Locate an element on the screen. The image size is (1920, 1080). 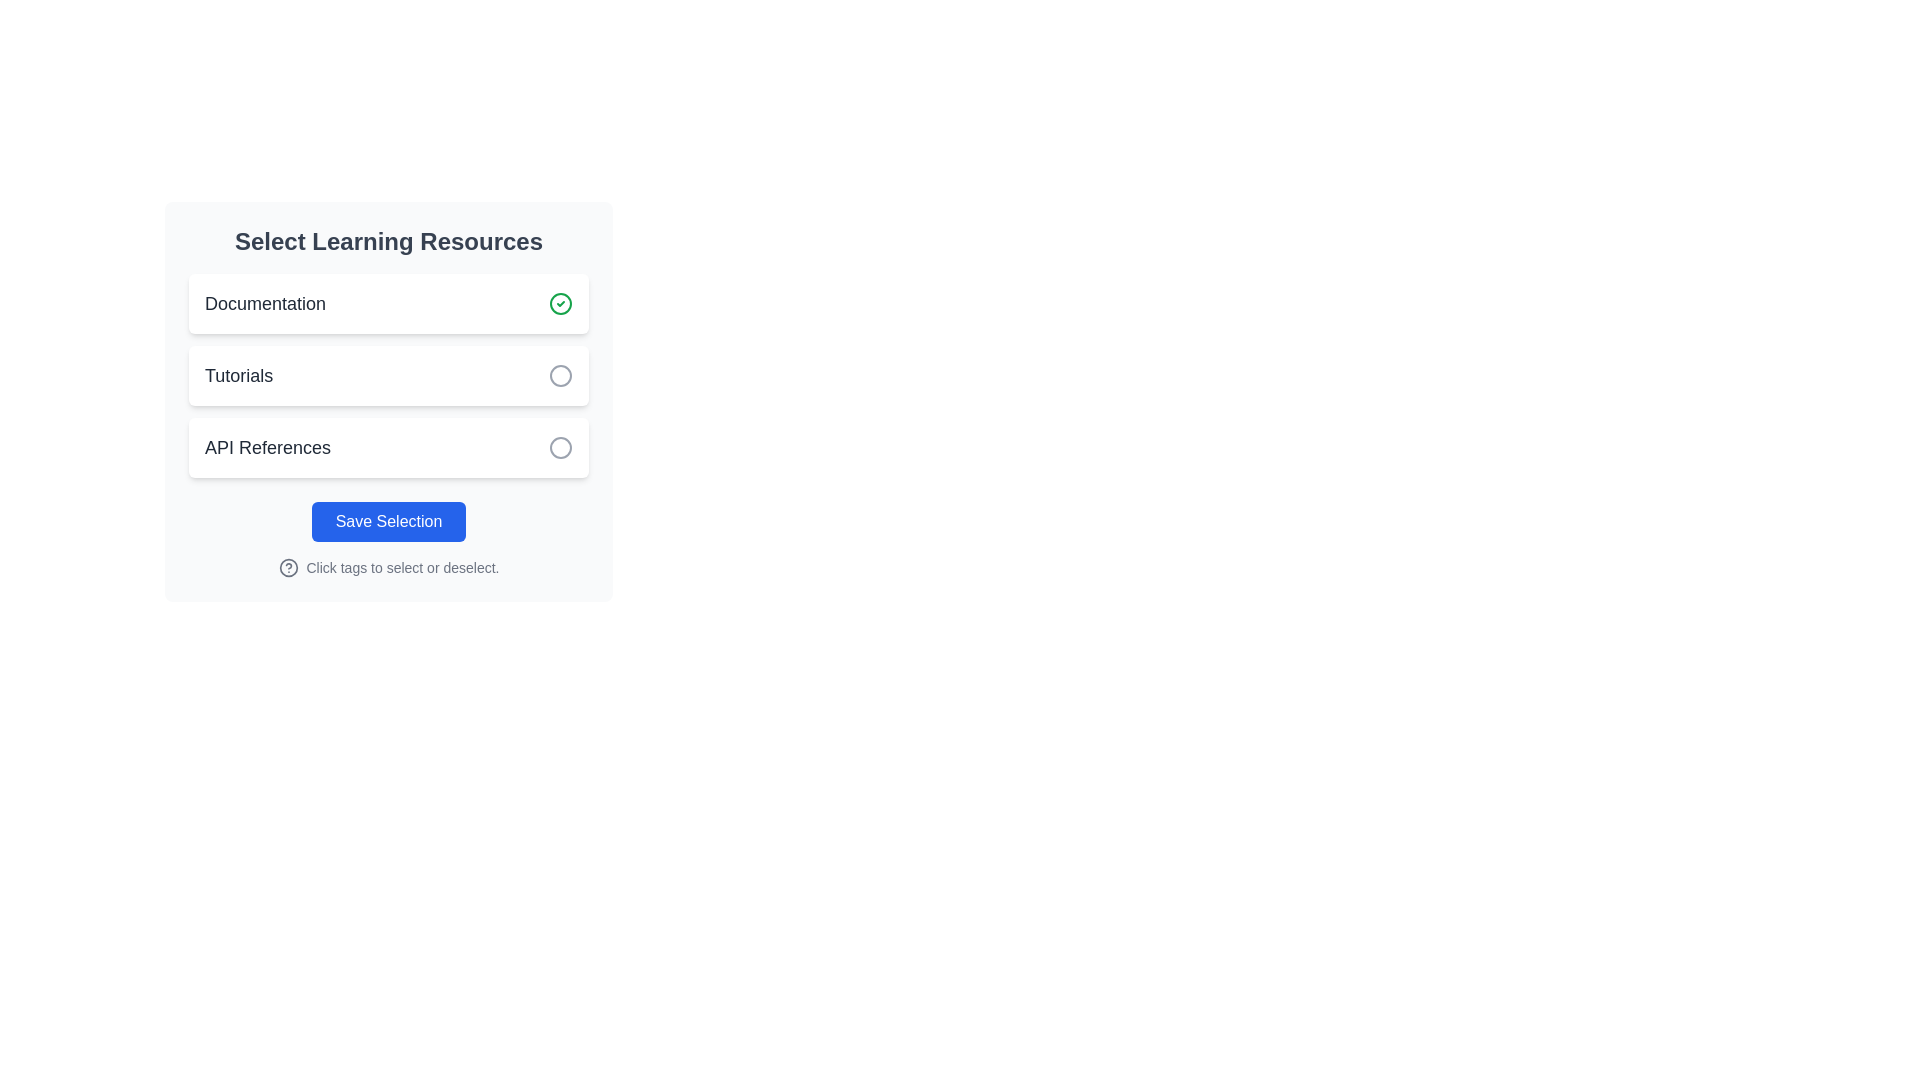
the selection status of the green circular icon with a checkmark located next to the 'Documentation' text in the list is located at coordinates (560, 304).